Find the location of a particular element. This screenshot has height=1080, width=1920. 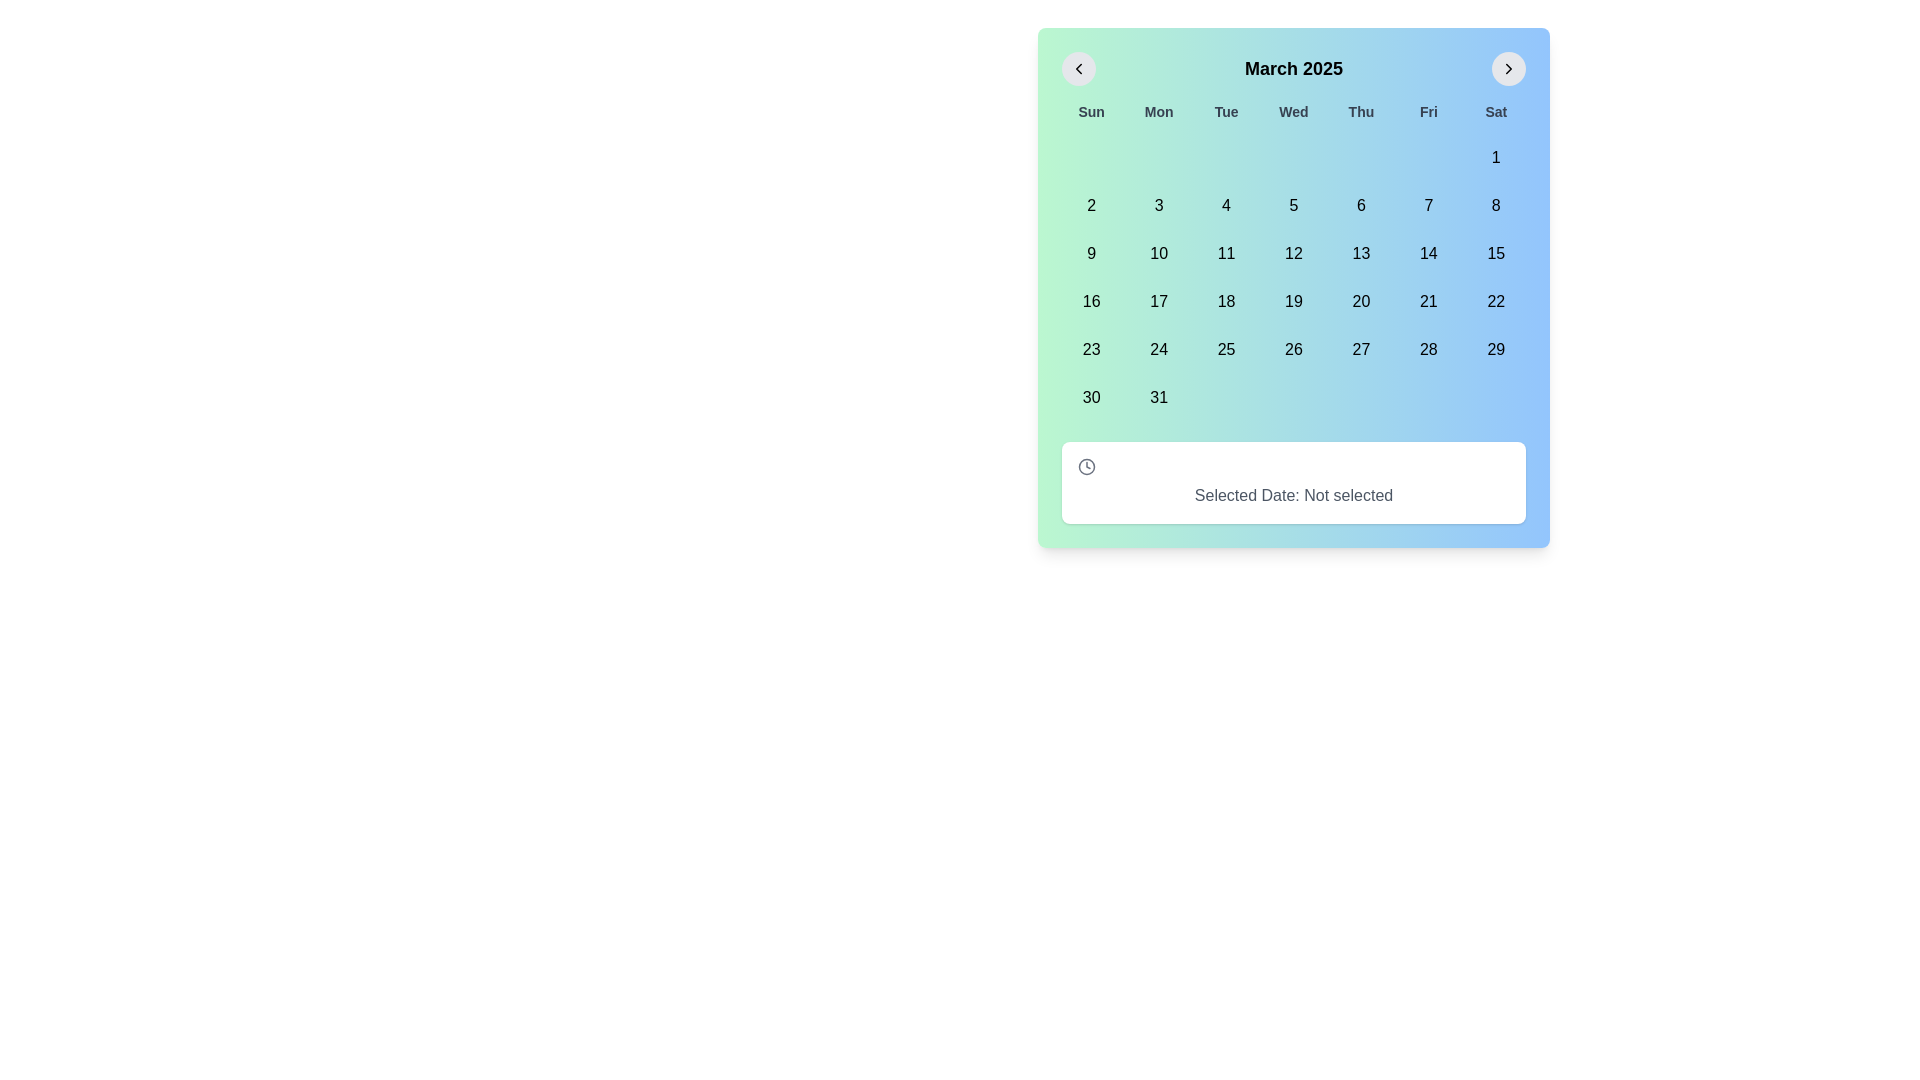

the square button displaying the number '21' in the calendar grid for March 2025 is located at coordinates (1427, 301).